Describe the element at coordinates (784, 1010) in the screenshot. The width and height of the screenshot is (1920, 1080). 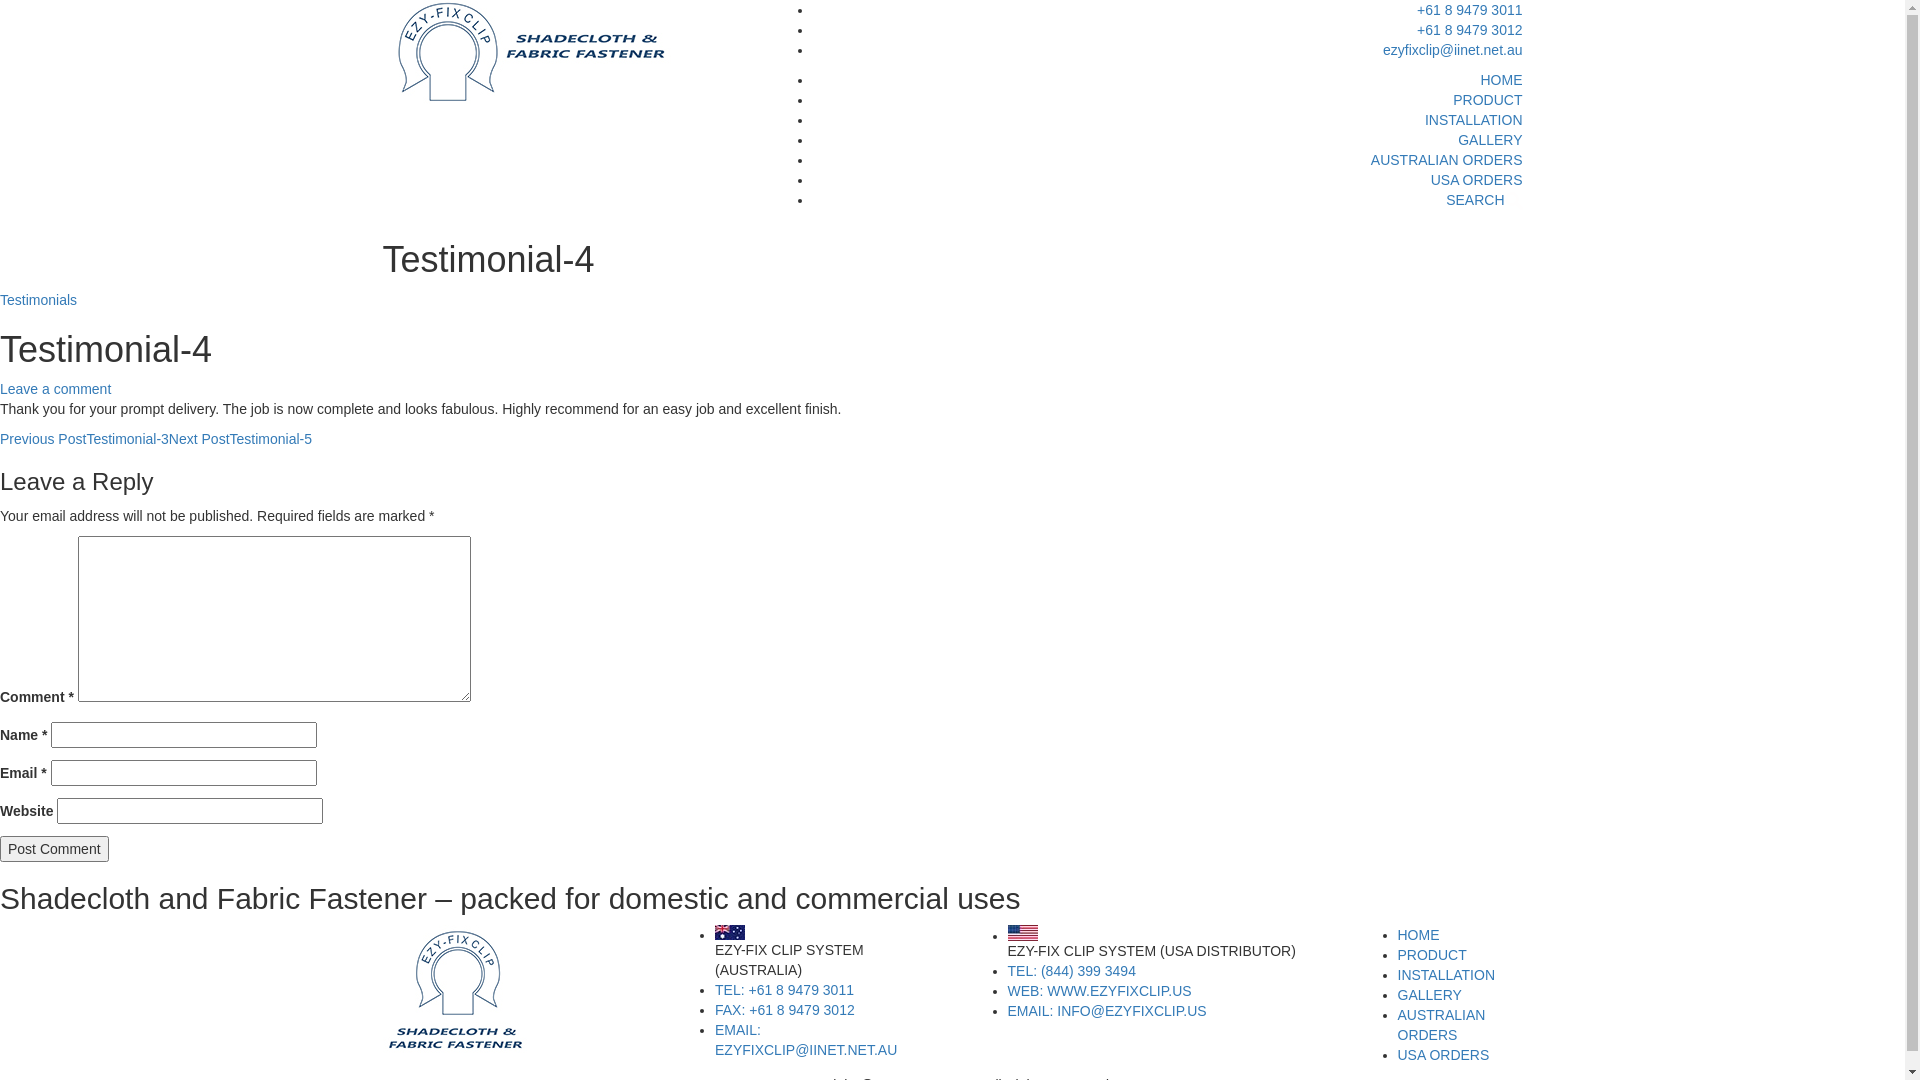
I see `'FAX: +61 8 9479 3012'` at that location.